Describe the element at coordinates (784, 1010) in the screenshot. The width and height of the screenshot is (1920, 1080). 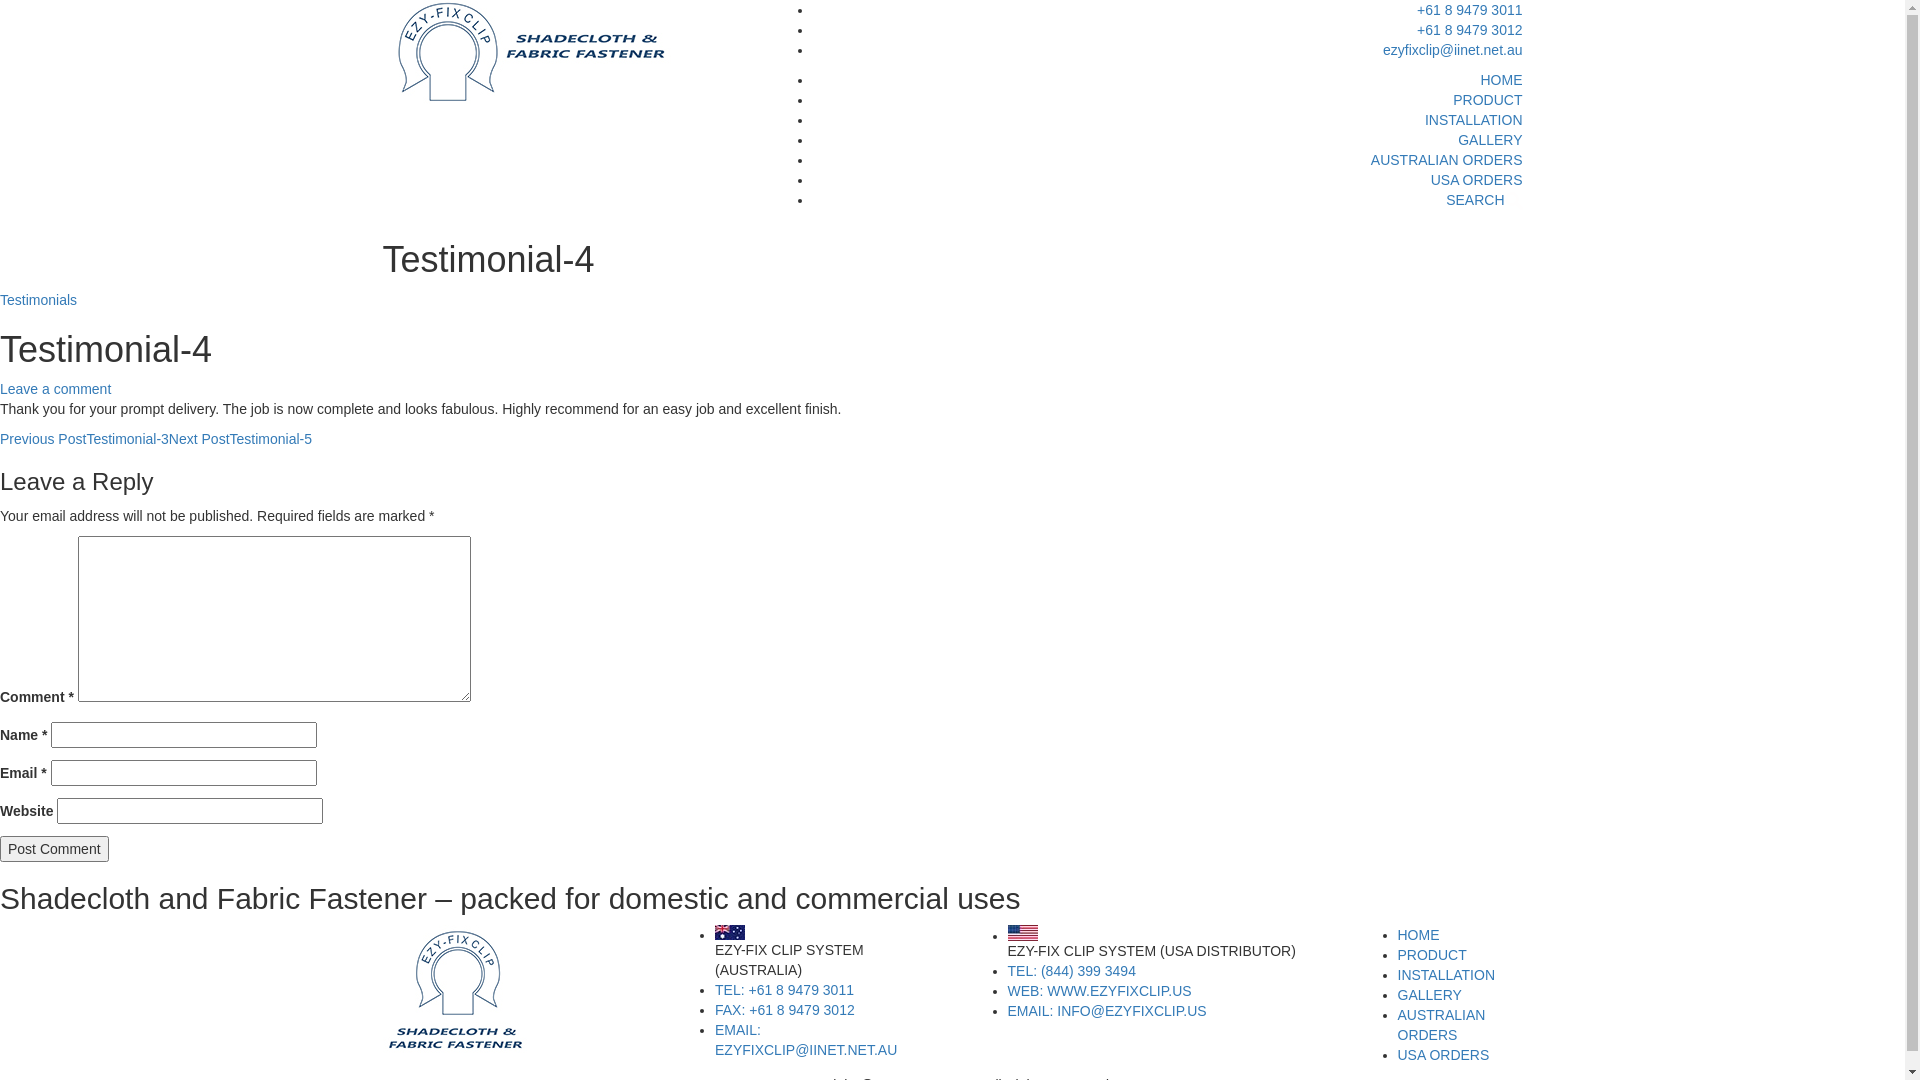
I see `'FAX: +61 8 9479 3012'` at that location.